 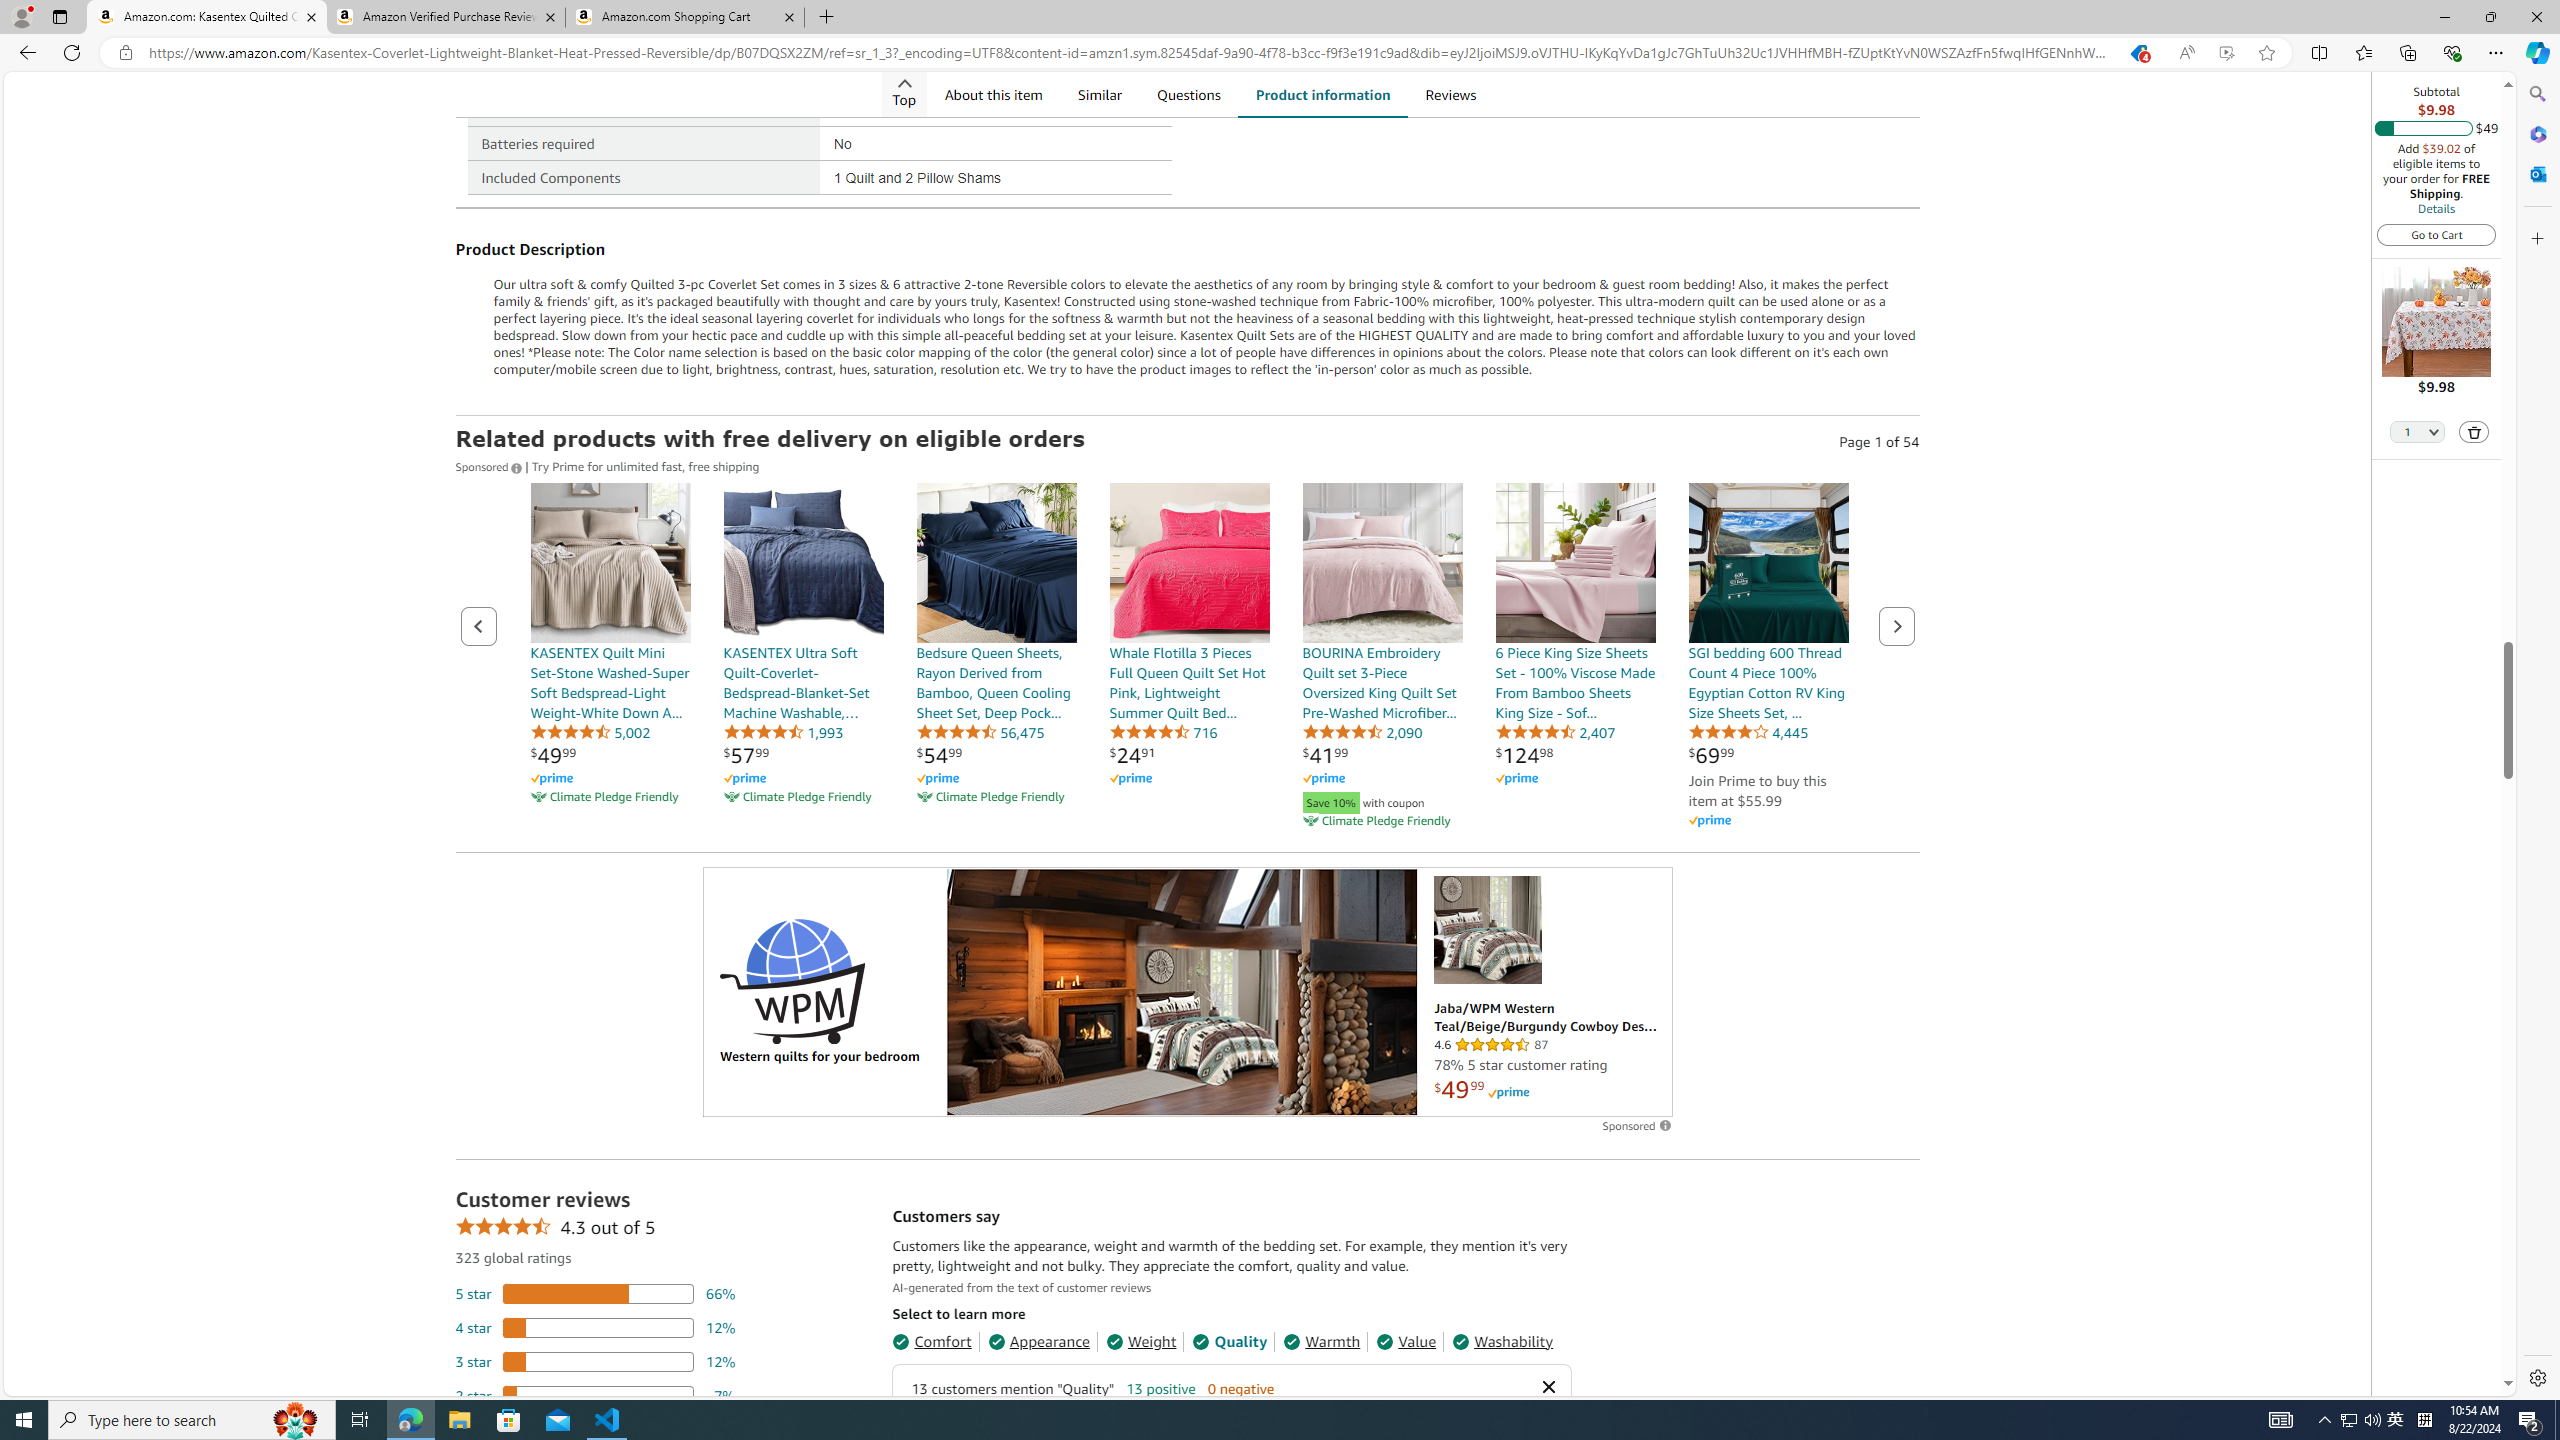 I want to click on '2,407$124.98', so click(x=1574, y=656).